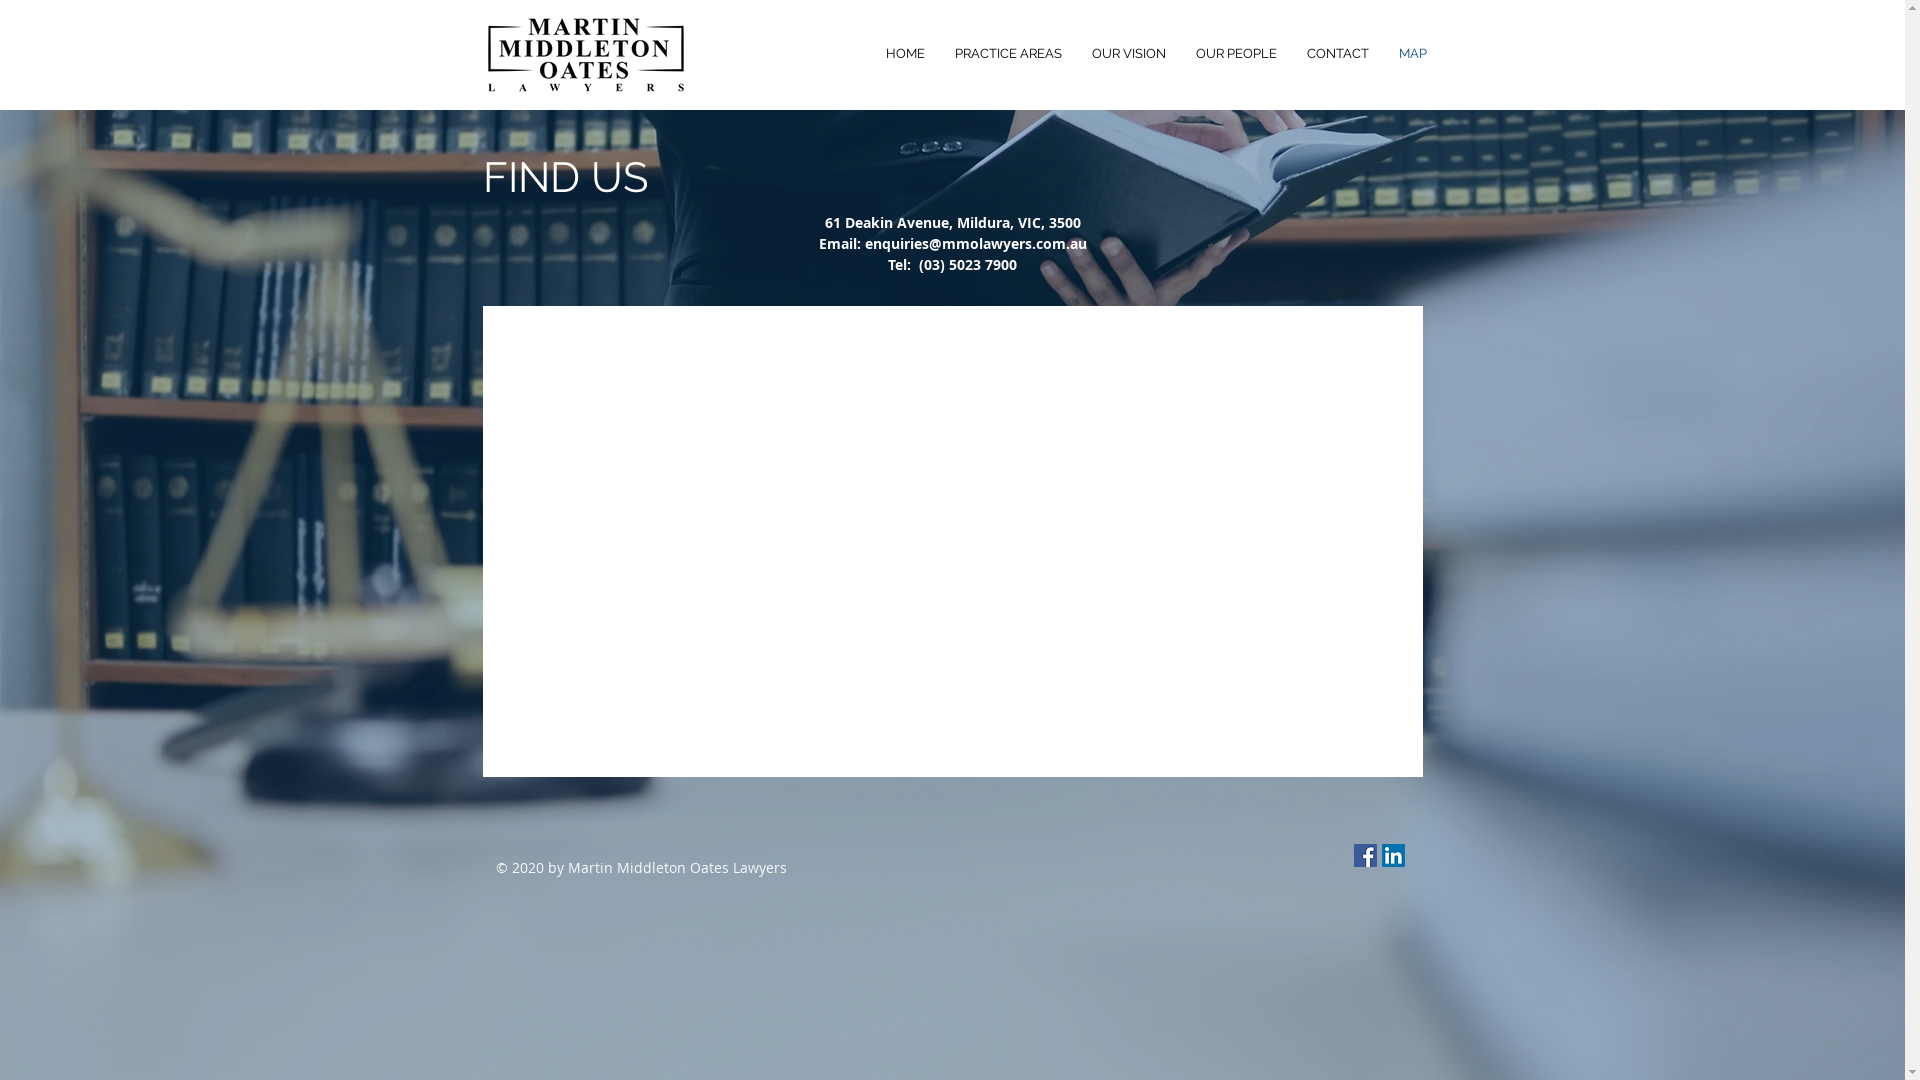 This screenshot has width=1920, height=1080. Describe the element at coordinates (952, 541) in the screenshot. I see `'Google Maps'` at that location.